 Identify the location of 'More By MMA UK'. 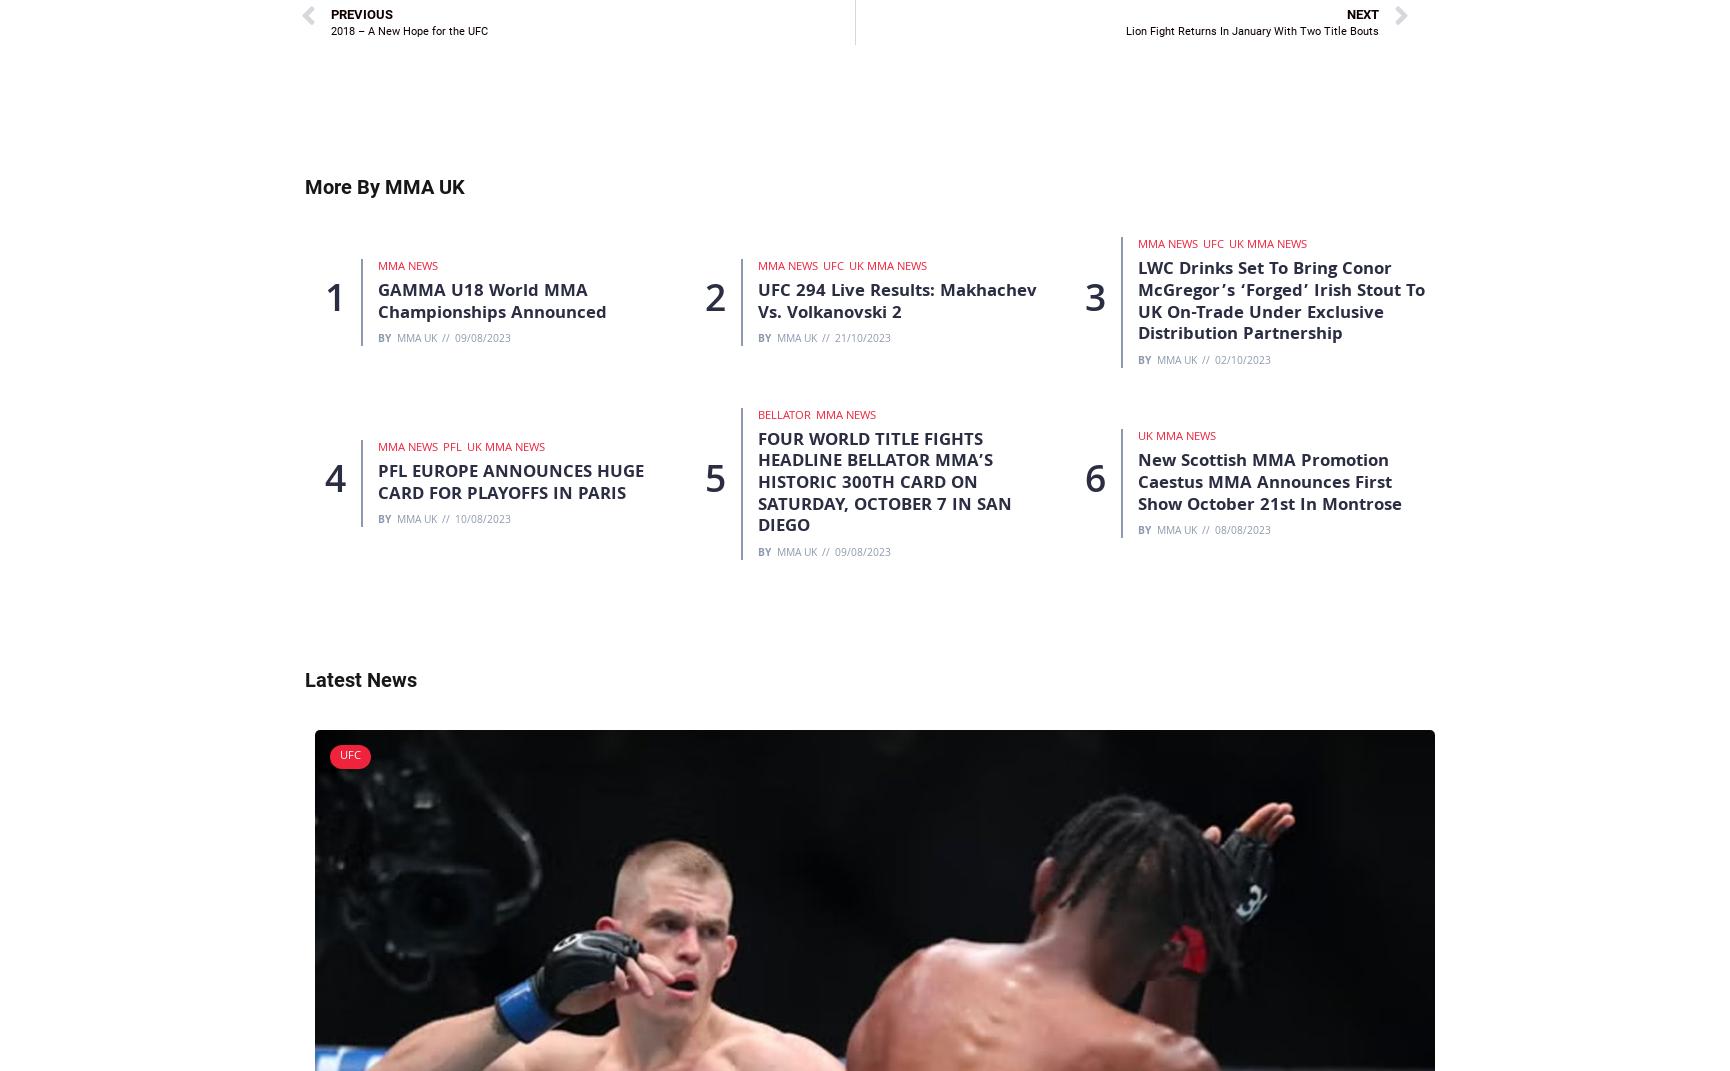
(384, 185).